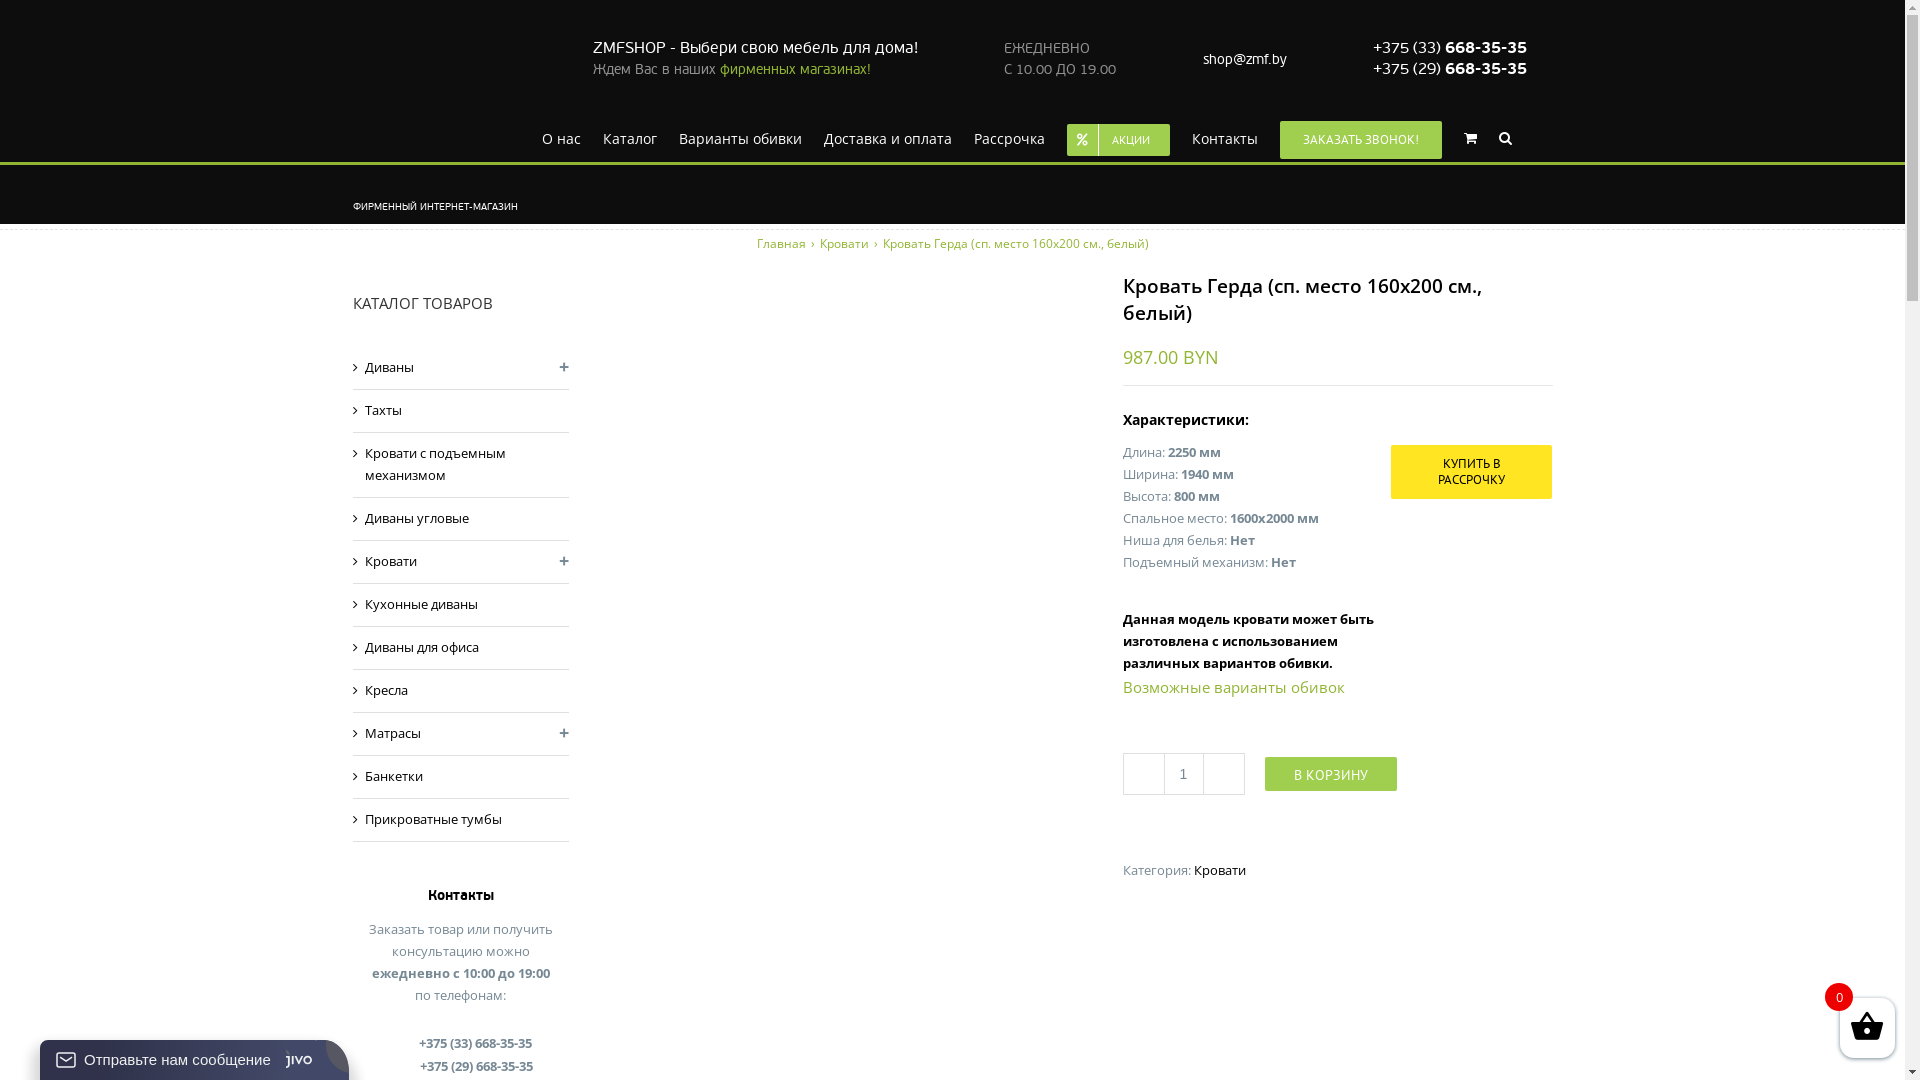 The height and width of the screenshot is (1080, 1920). Describe the element at coordinates (1243, 57) in the screenshot. I see `'shop@zmf.by'` at that location.